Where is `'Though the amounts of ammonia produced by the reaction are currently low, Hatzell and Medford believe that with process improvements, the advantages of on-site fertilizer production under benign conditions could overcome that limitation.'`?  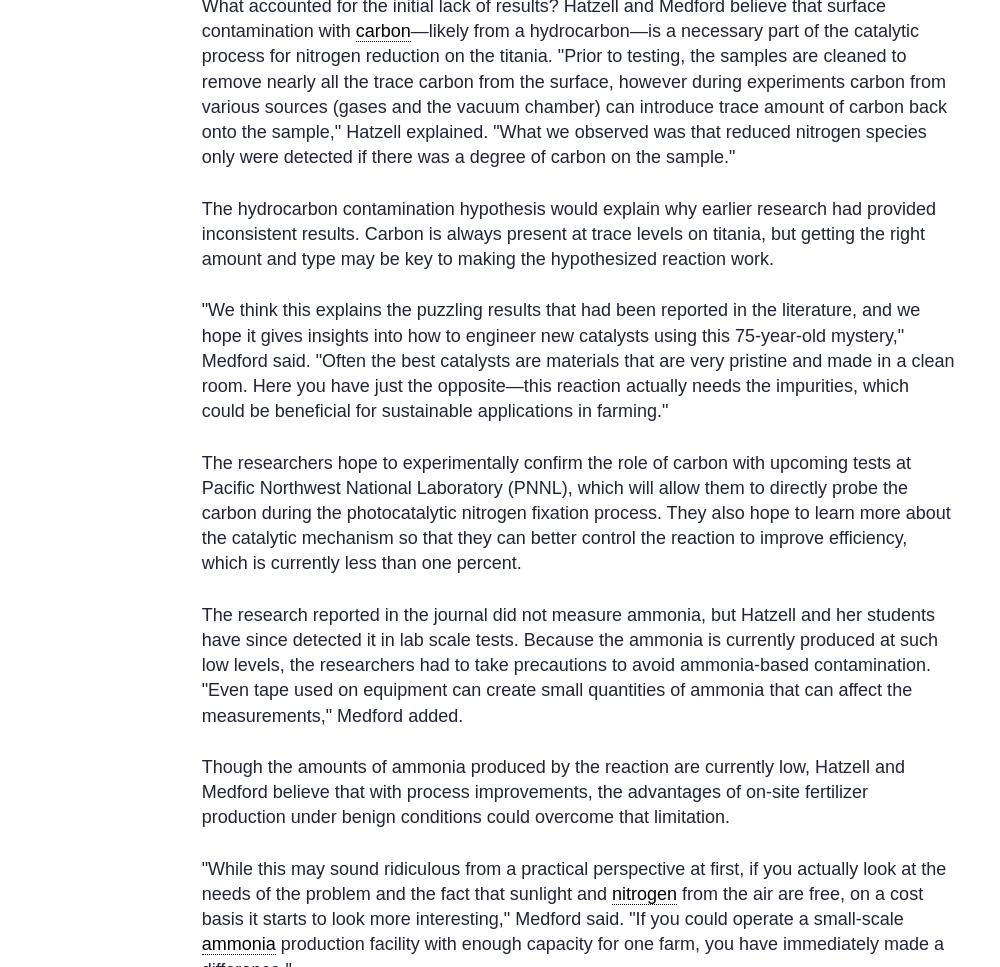
'Though the amounts of ammonia produced by the reaction are currently low, Hatzell and Medford believe that with process improvements, the advantages of on-site fertilizer production under benign conditions could overcome that limitation.' is located at coordinates (553, 790).